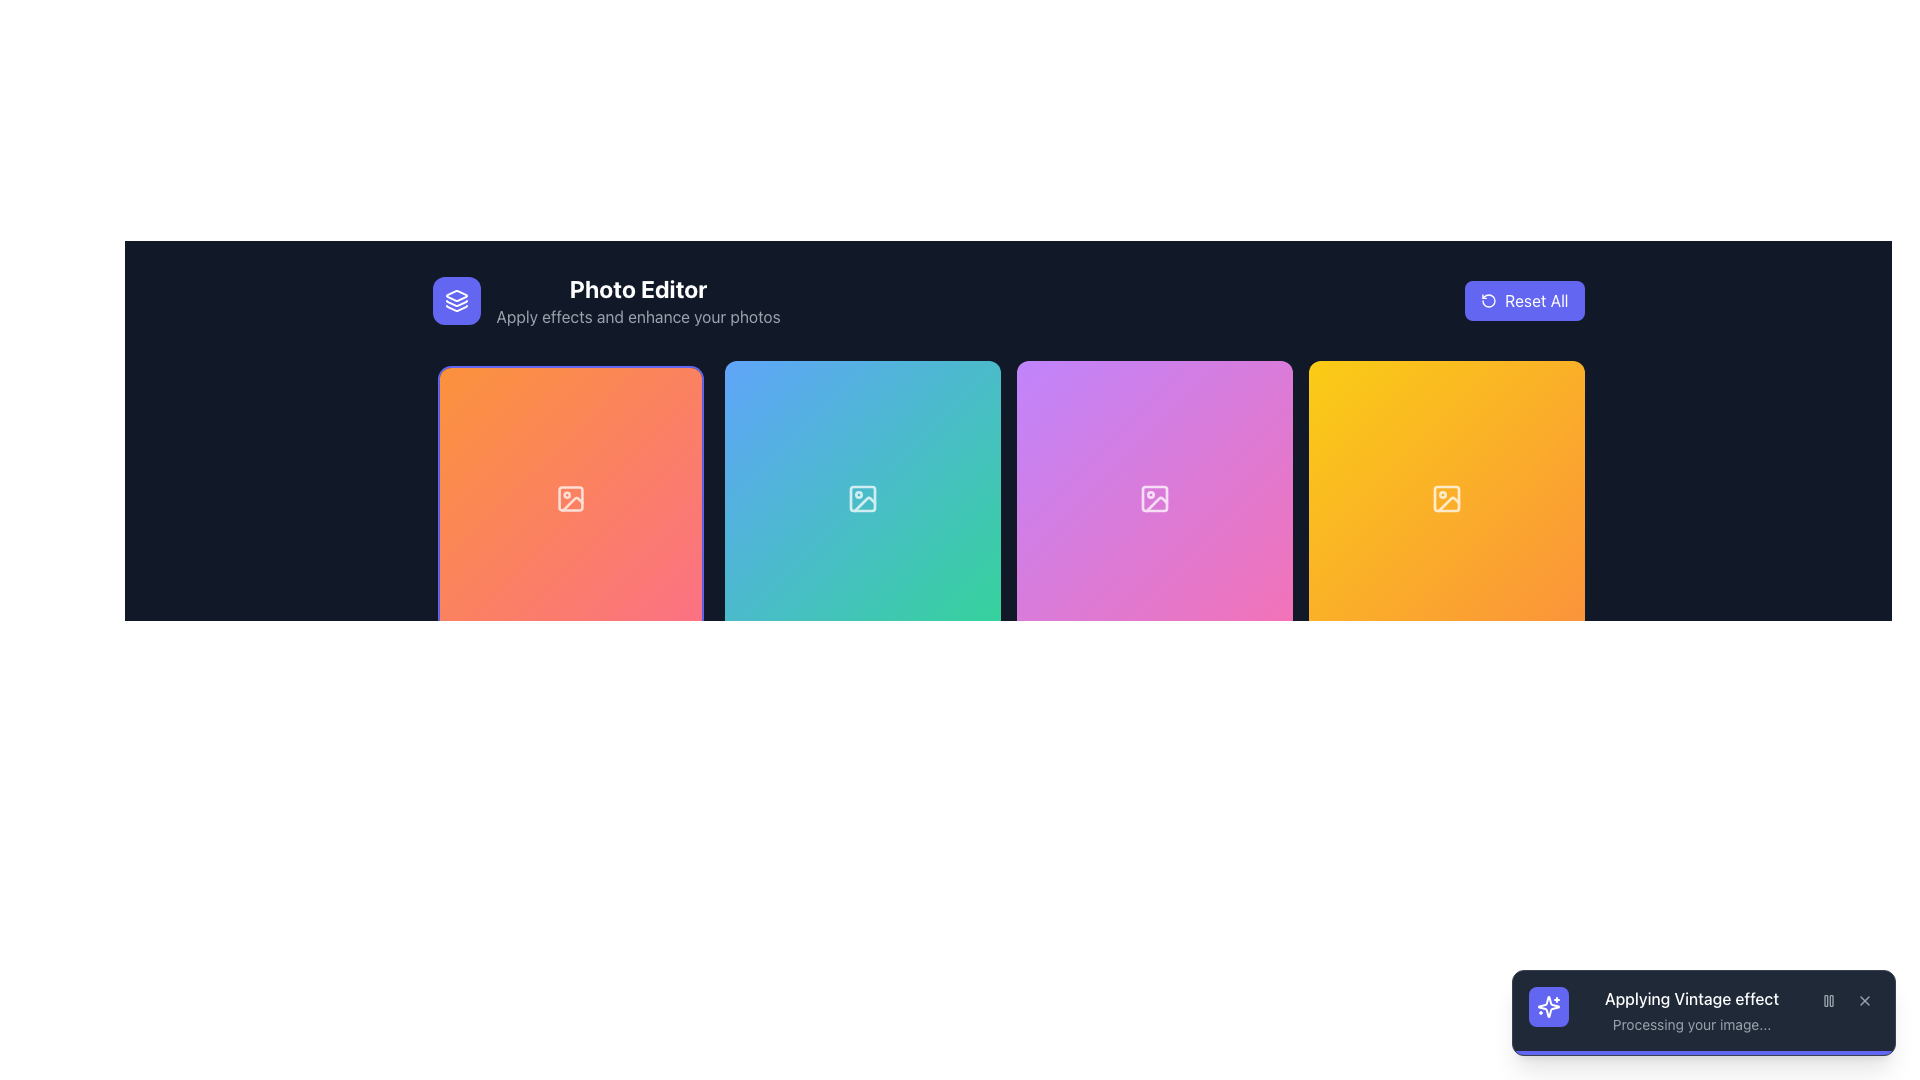 Image resolution: width=1920 pixels, height=1080 pixels. I want to click on the small circular arrow icon located within the 'Reset All' button, so click(1489, 300).